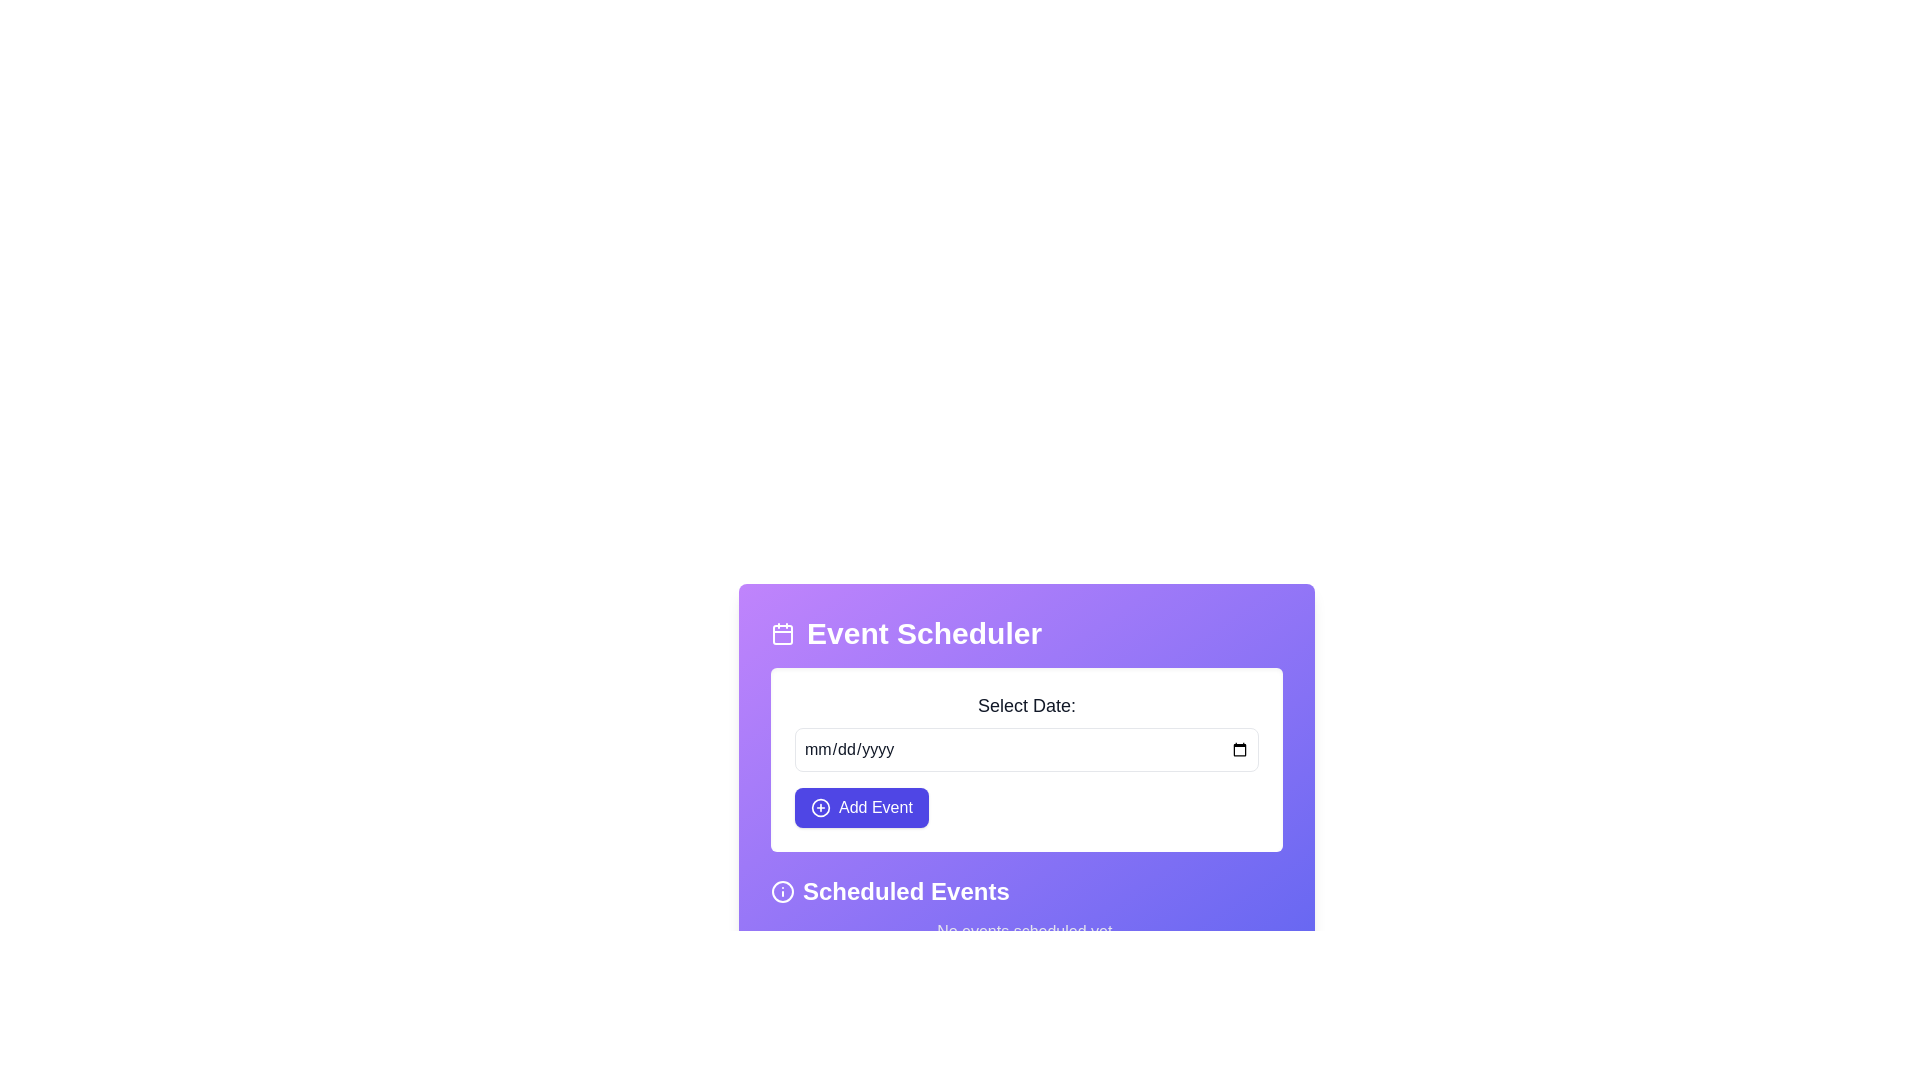 Image resolution: width=1920 pixels, height=1080 pixels. I want to click on the rounded rectangle element located within the purple calendar icon to the left of the 'Event Scheduler' title, so click(781, 635).